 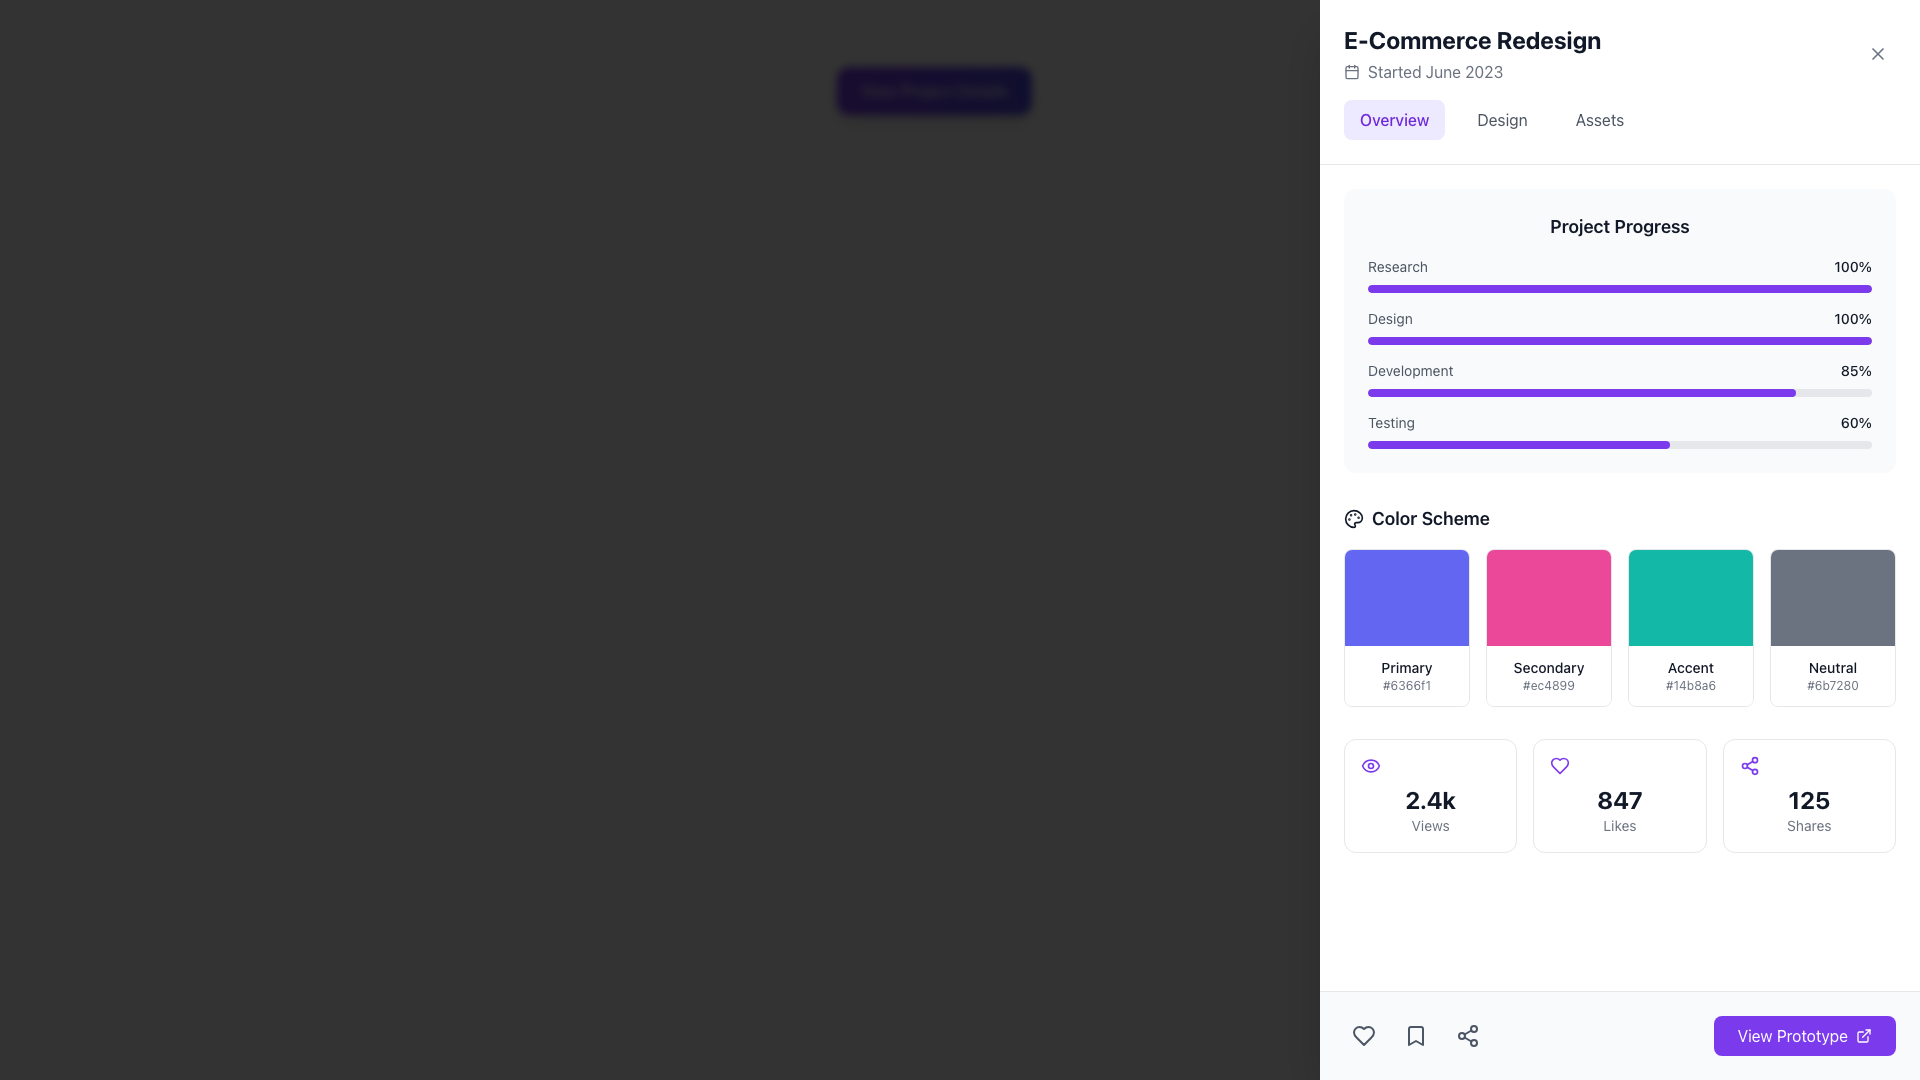 I want to click on text content displayed in the Text label under the 'Accent' color in the 'Color Scheme' section, which shows the hexadecimal value for the color, so click(x=1689, y=685).